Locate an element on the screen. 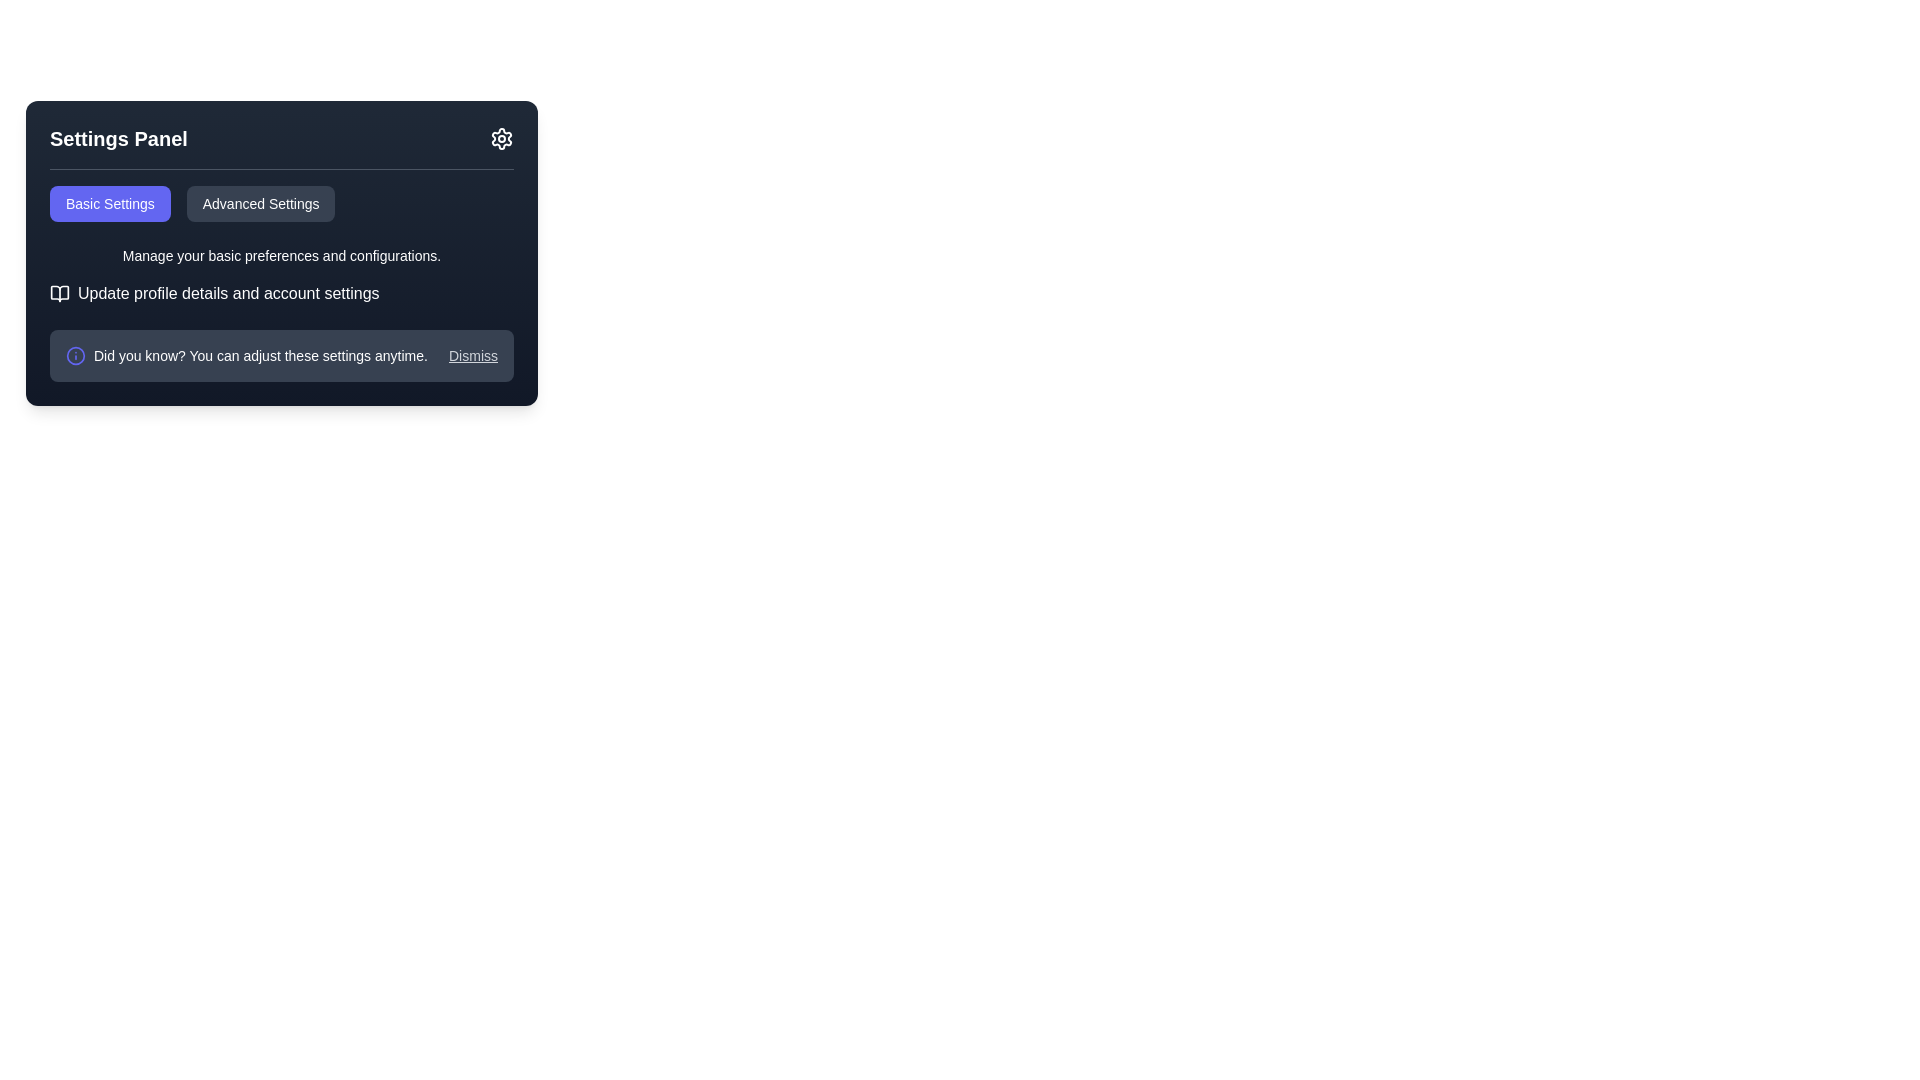  the 'Dismiss' link is located at coordinates (472, 354).